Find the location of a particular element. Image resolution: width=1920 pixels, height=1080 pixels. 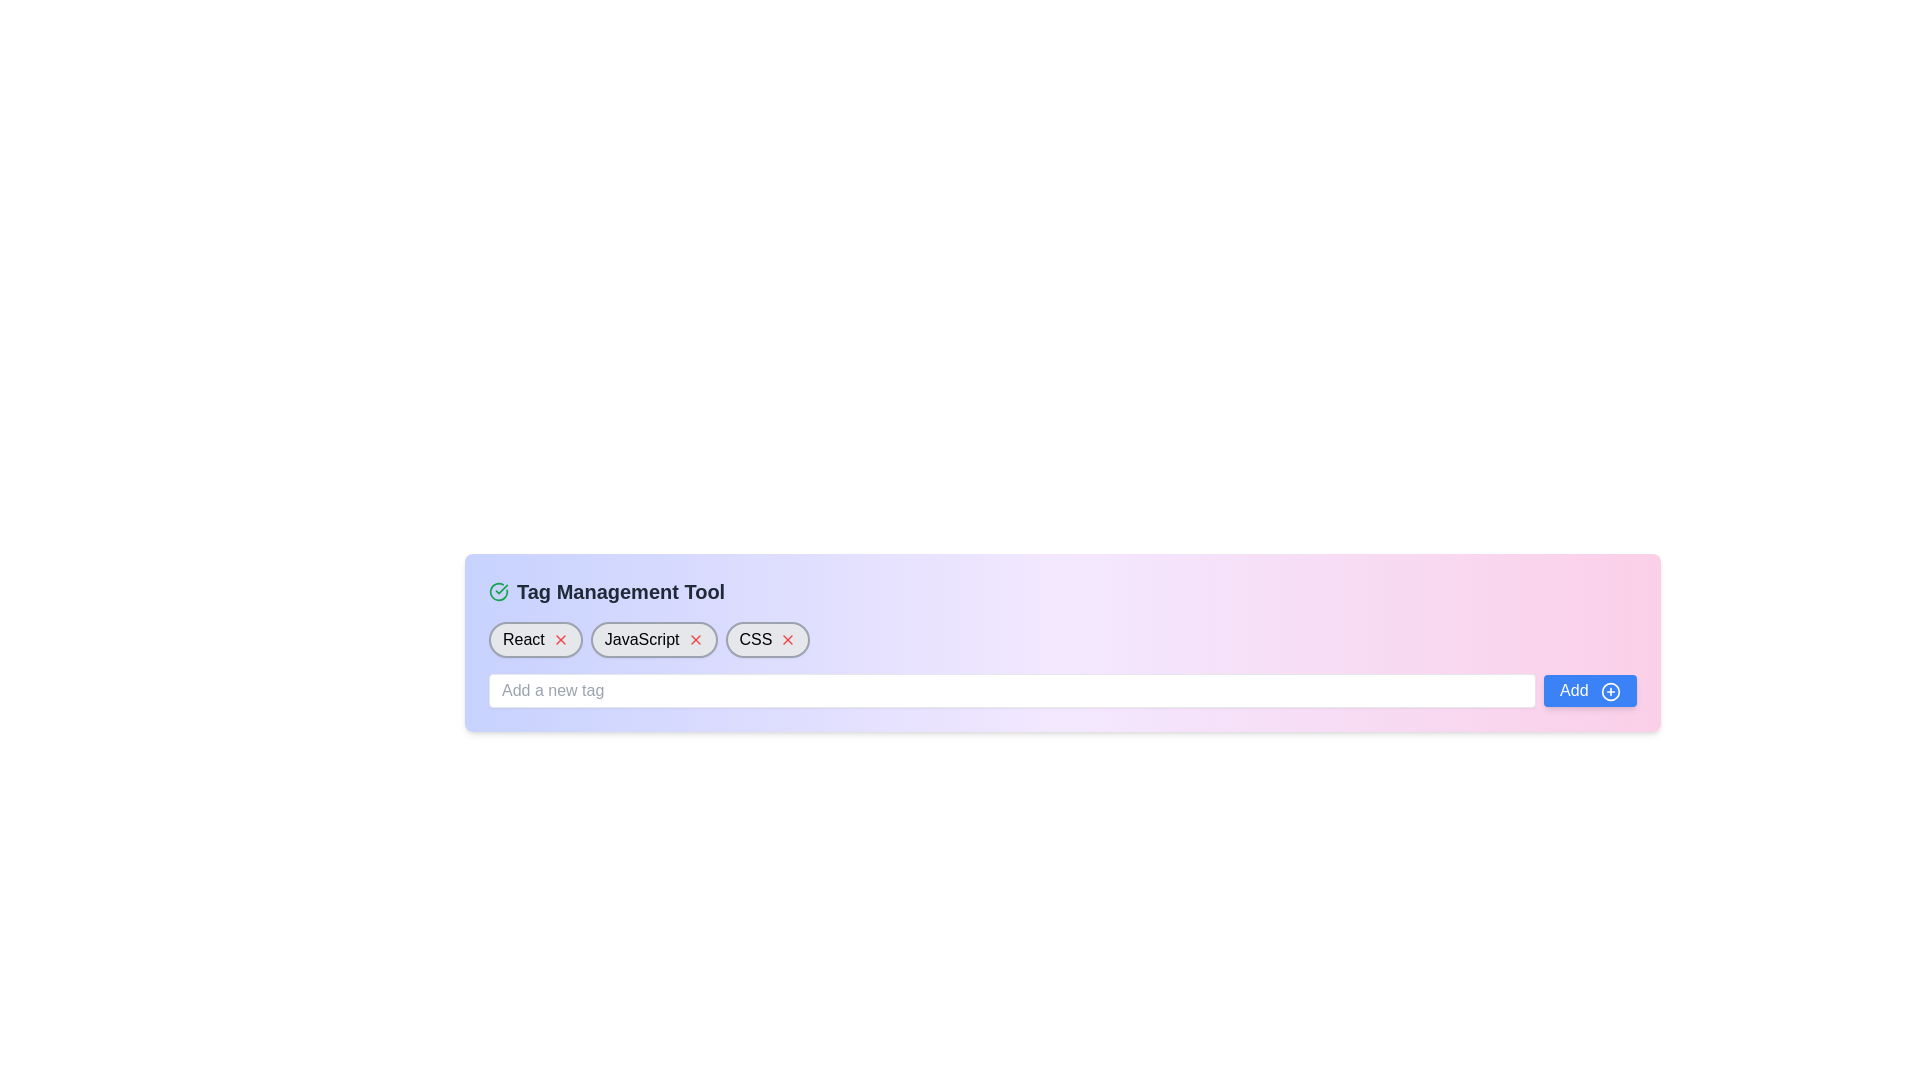

the dismiss 'x' icon on the 'React' tag is located at coordinates (535, 640).